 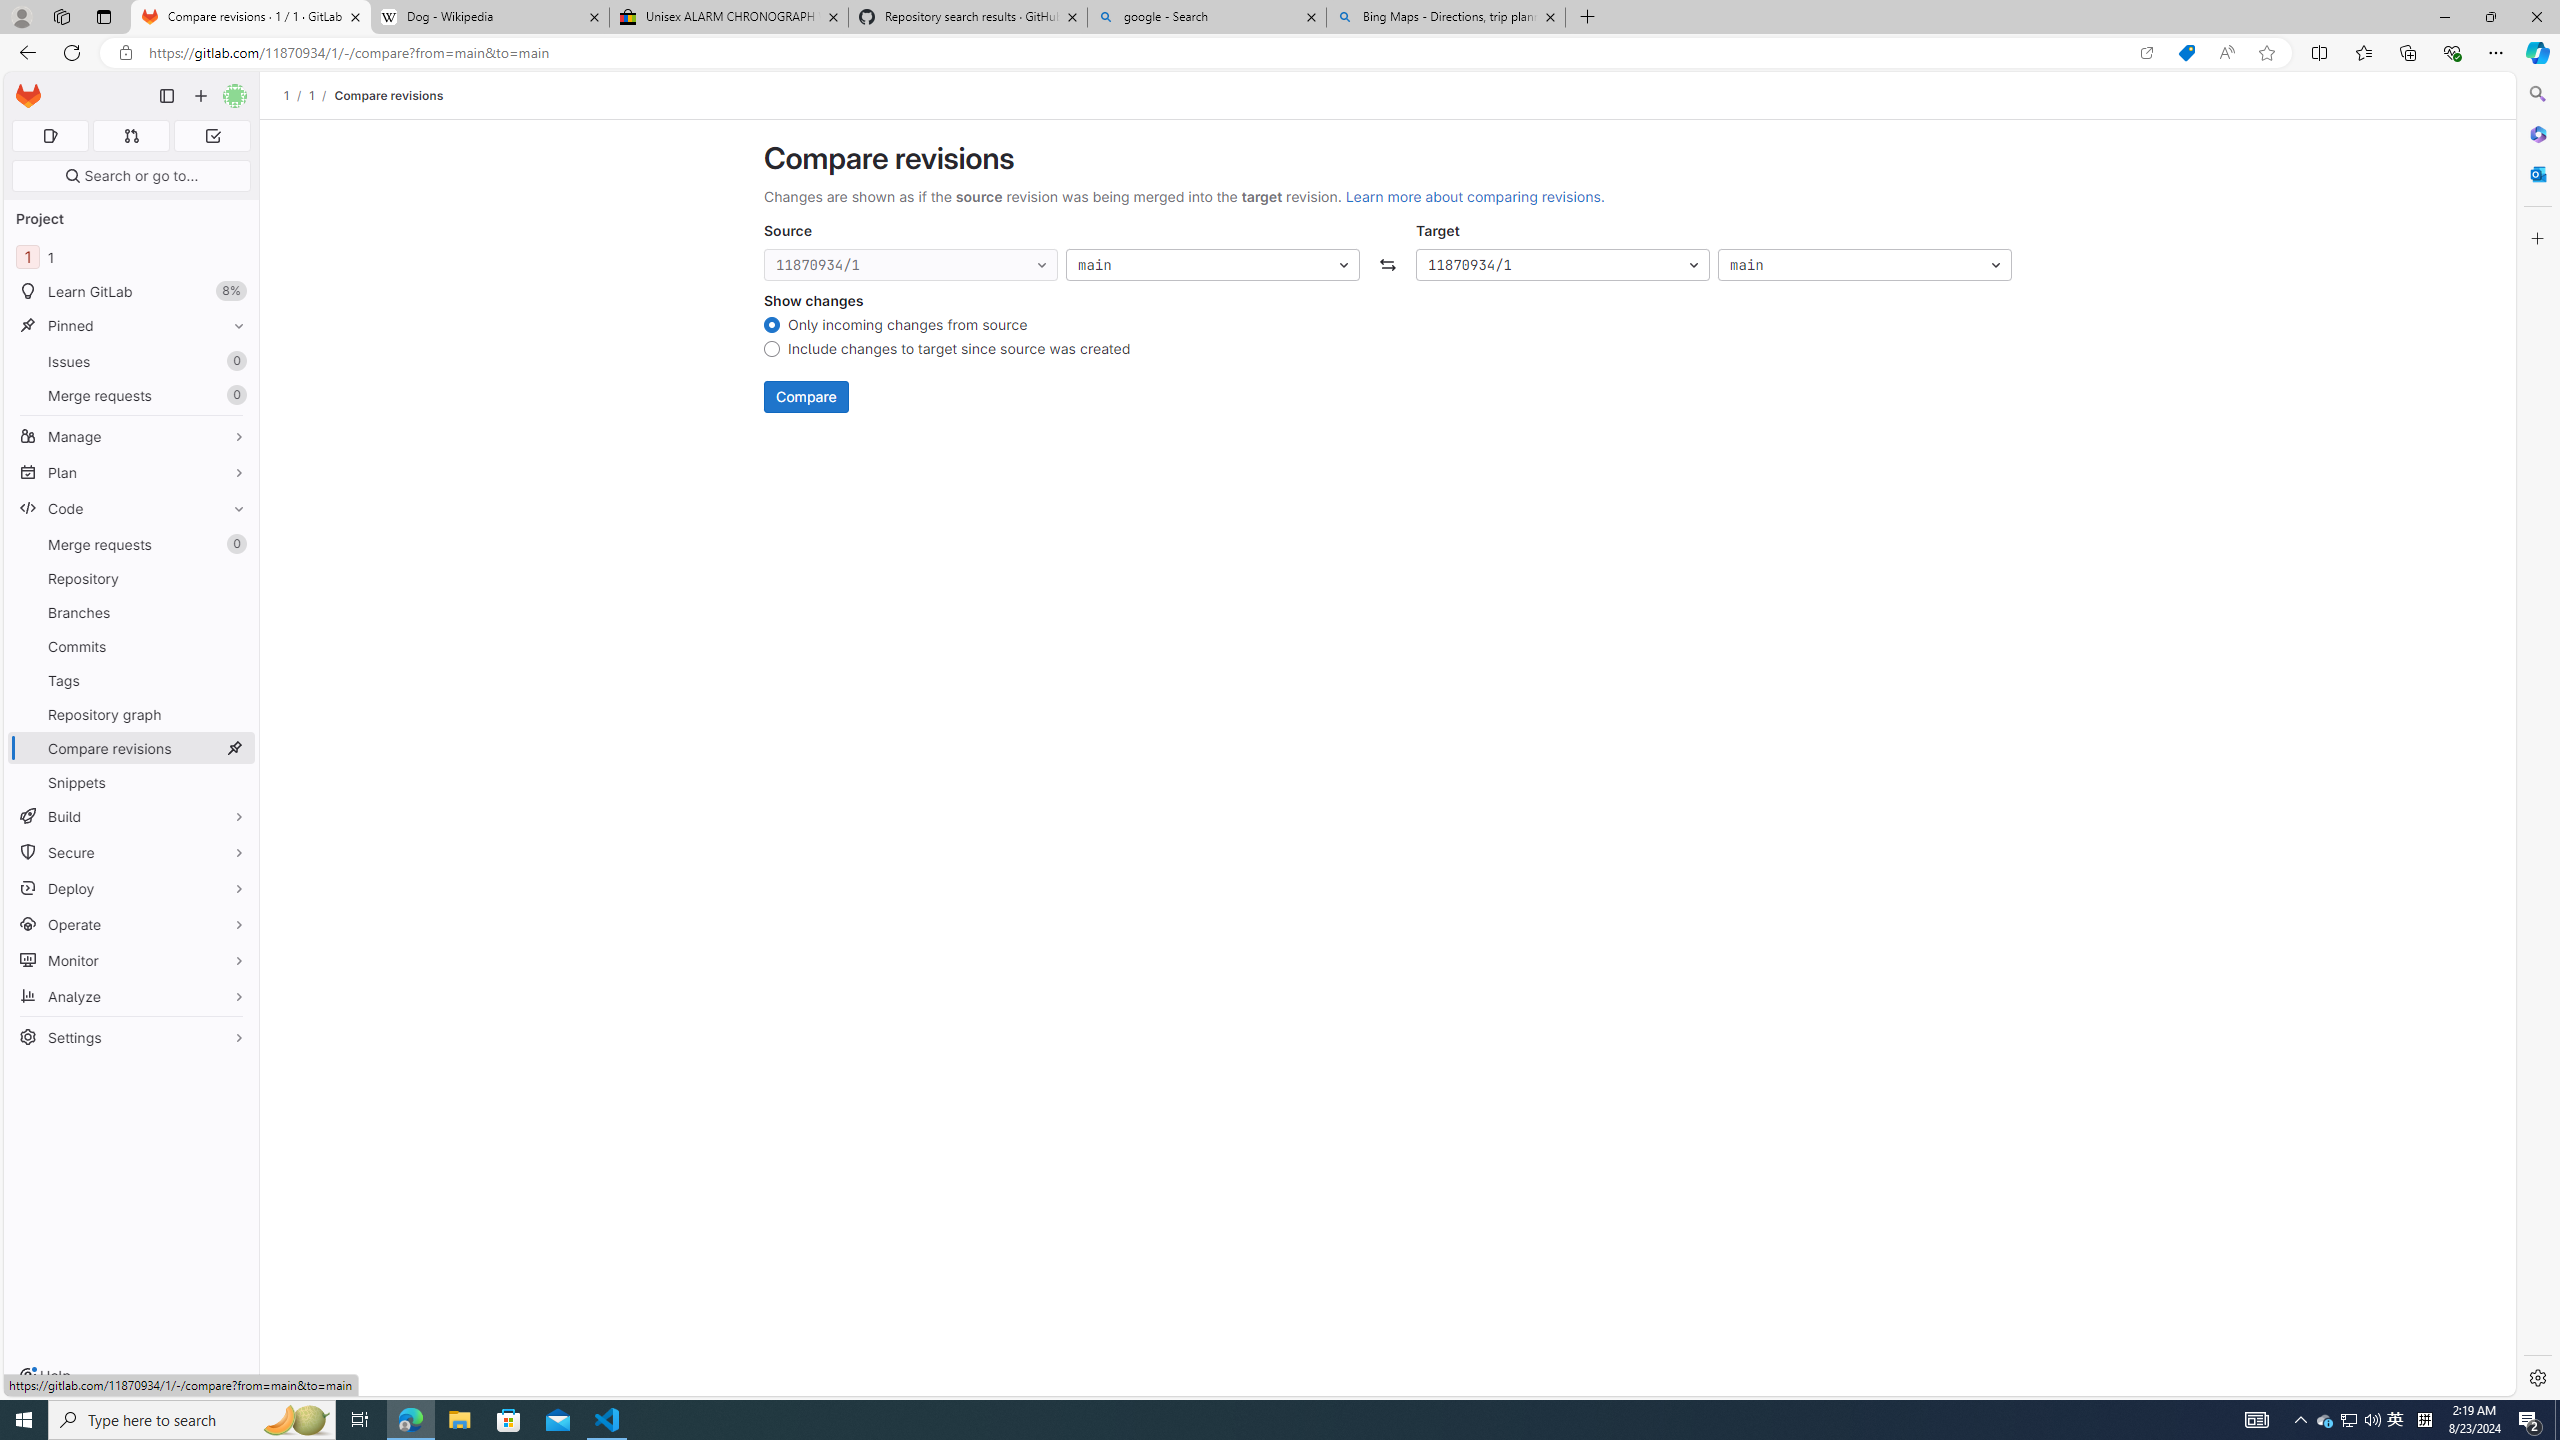 What do you see at coordinates (1386, 264) in the screenshot?
I see `'Swap'` at bounding box center [1386, 264].